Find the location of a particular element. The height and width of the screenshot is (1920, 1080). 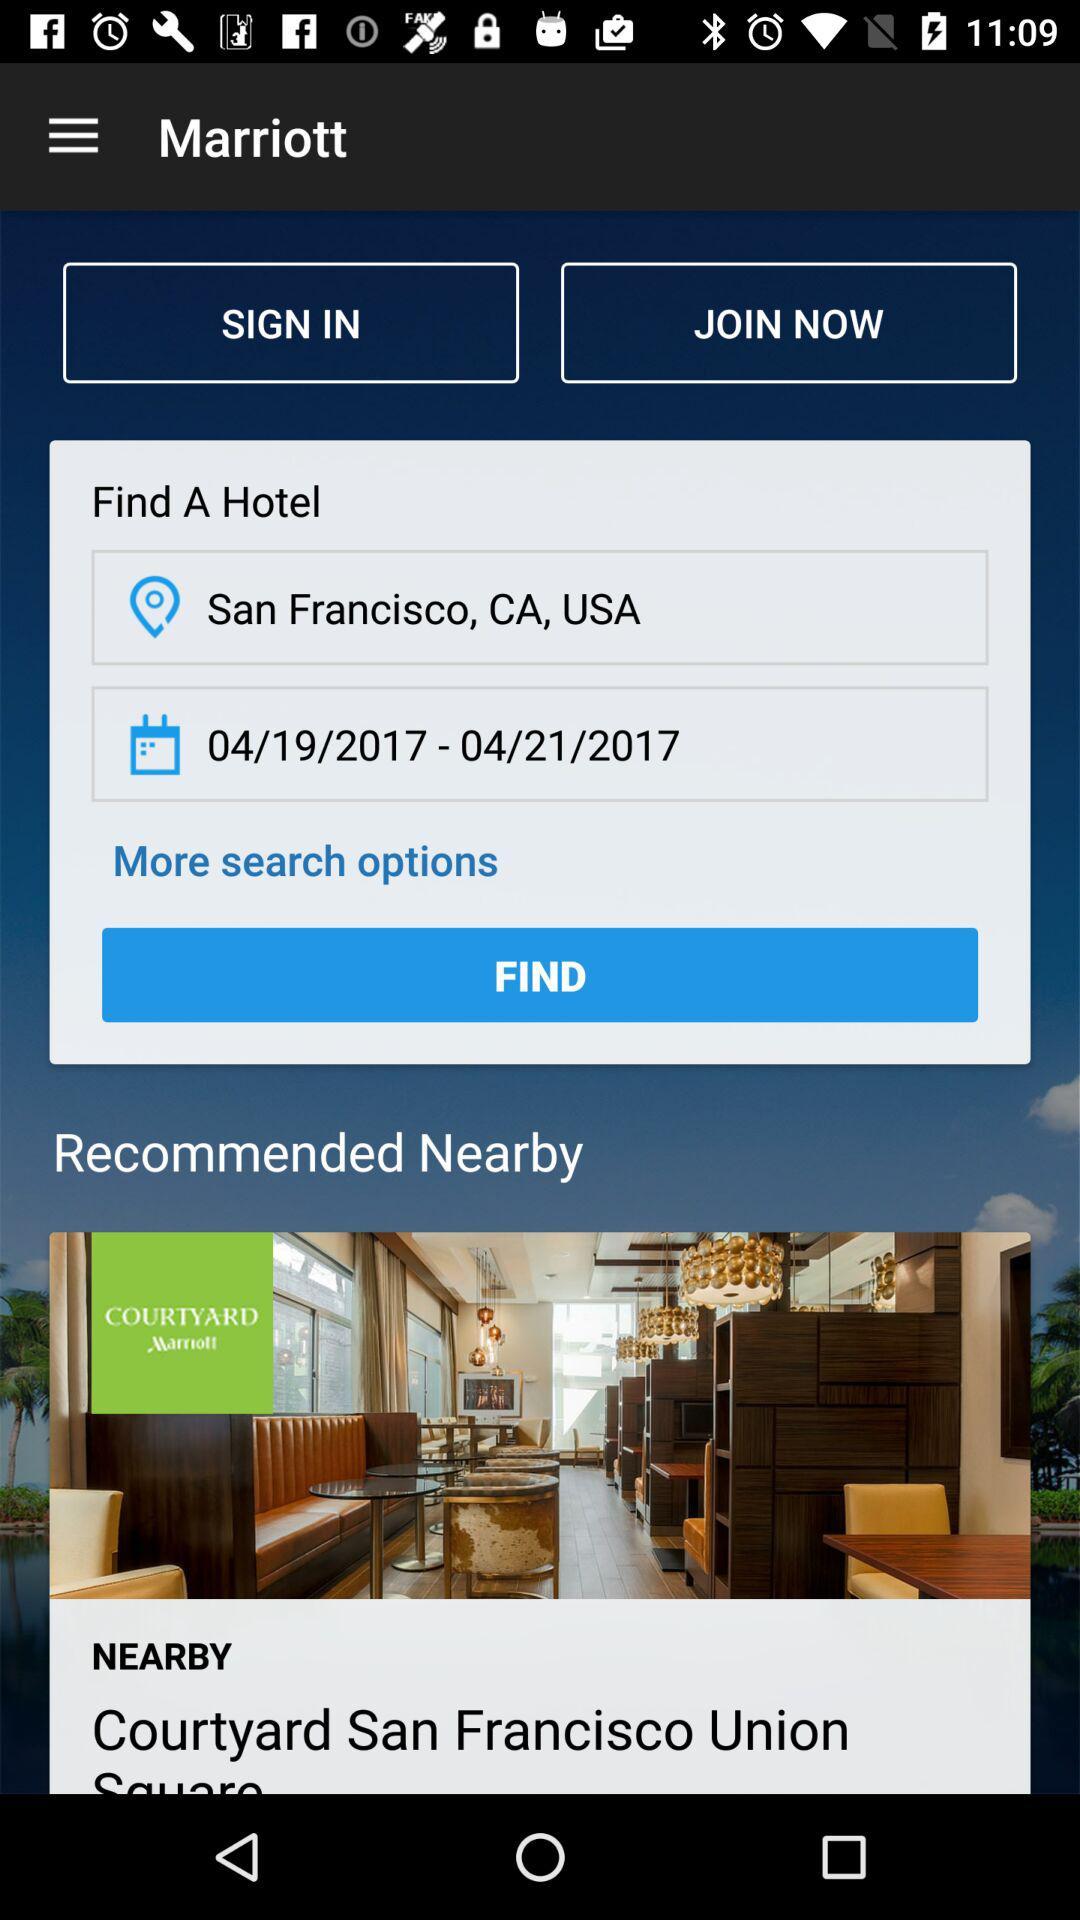

the join now item is located at coordinates (788, 322).